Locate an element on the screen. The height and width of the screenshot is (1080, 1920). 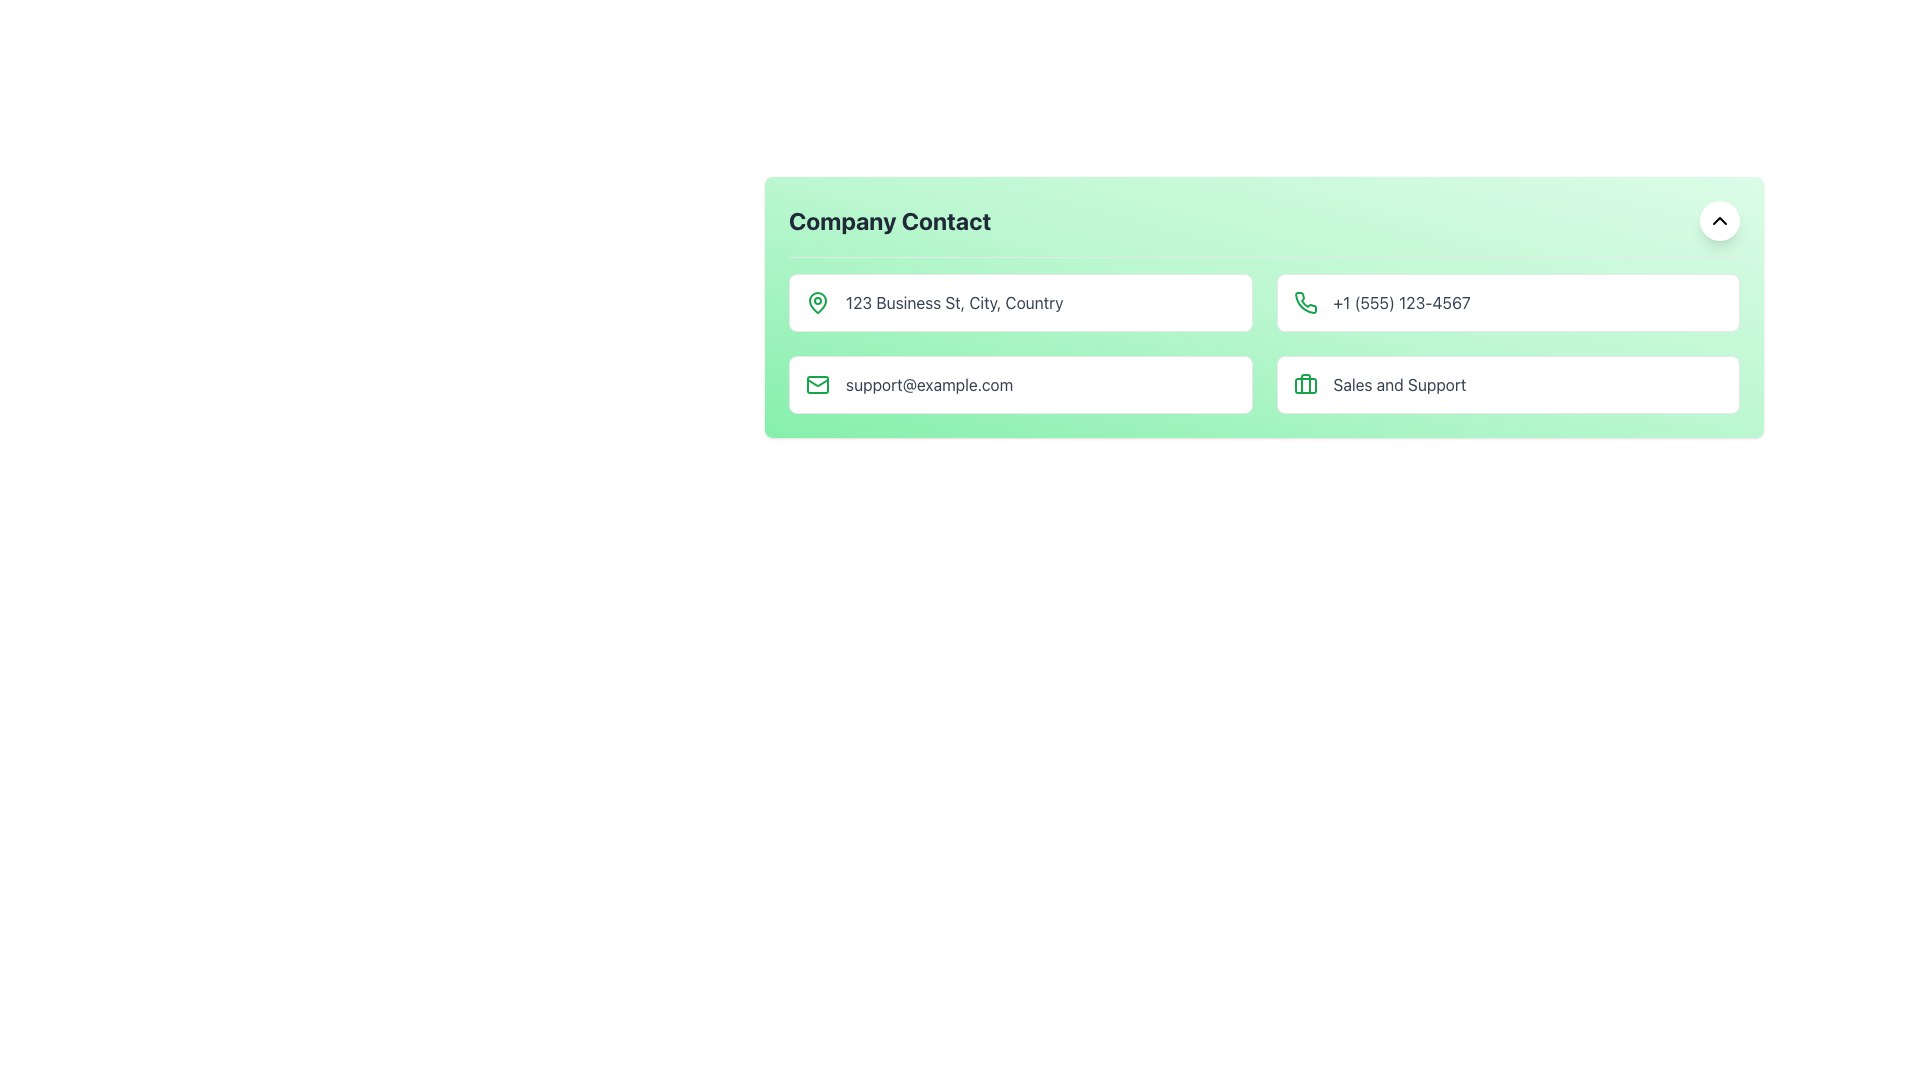
the phone contact icon located in the third row of the contact information section, to the left of the phone number text is located at coordinates (1305, 302).